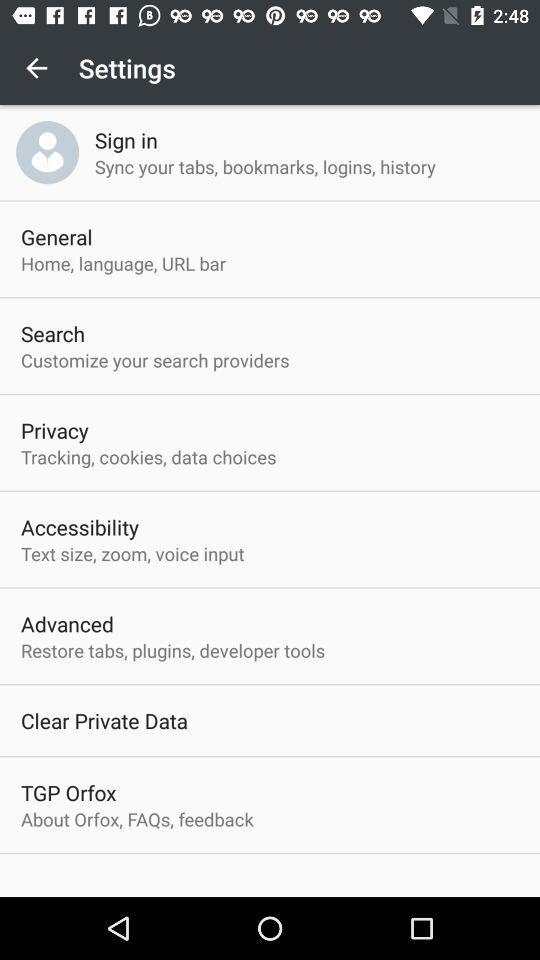 Image resolution: width=540 pixels, height=960 pixels. I want to click on the icon below the general item, so click(123, 262).